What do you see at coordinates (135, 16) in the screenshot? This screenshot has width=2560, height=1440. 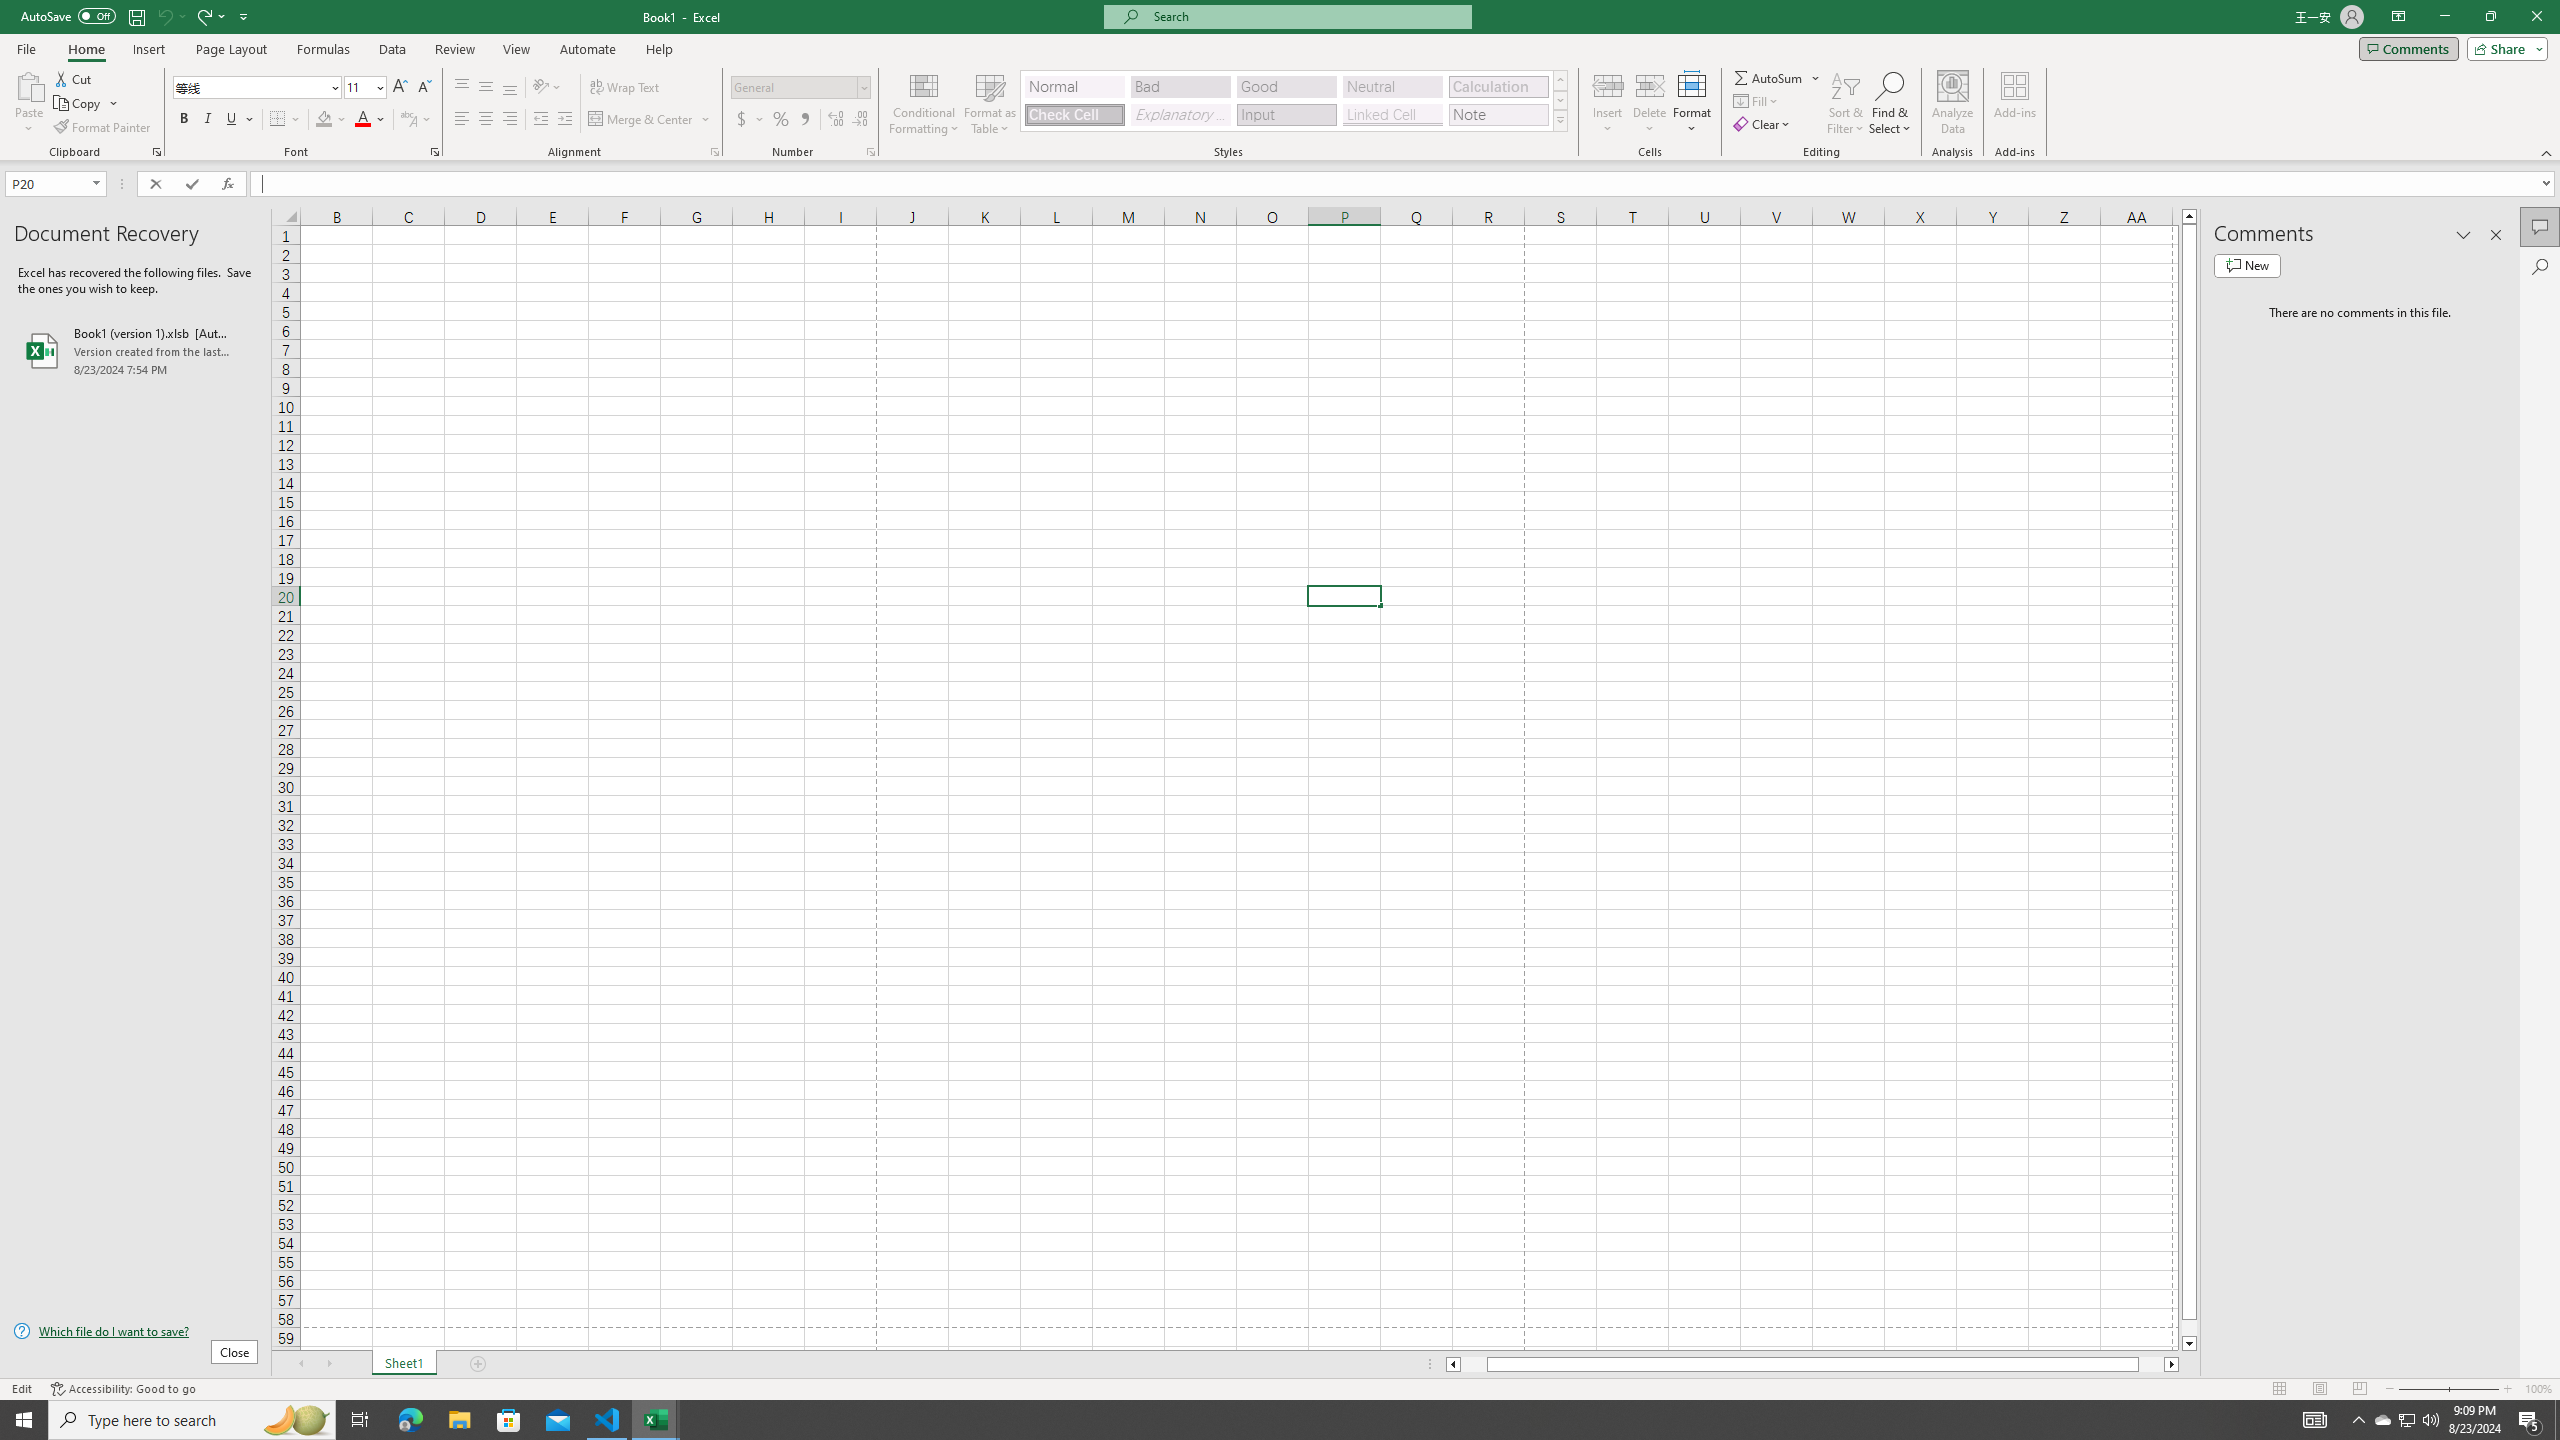 I see `'Quick Access Toolbar'` at bounding box center [135, 16].